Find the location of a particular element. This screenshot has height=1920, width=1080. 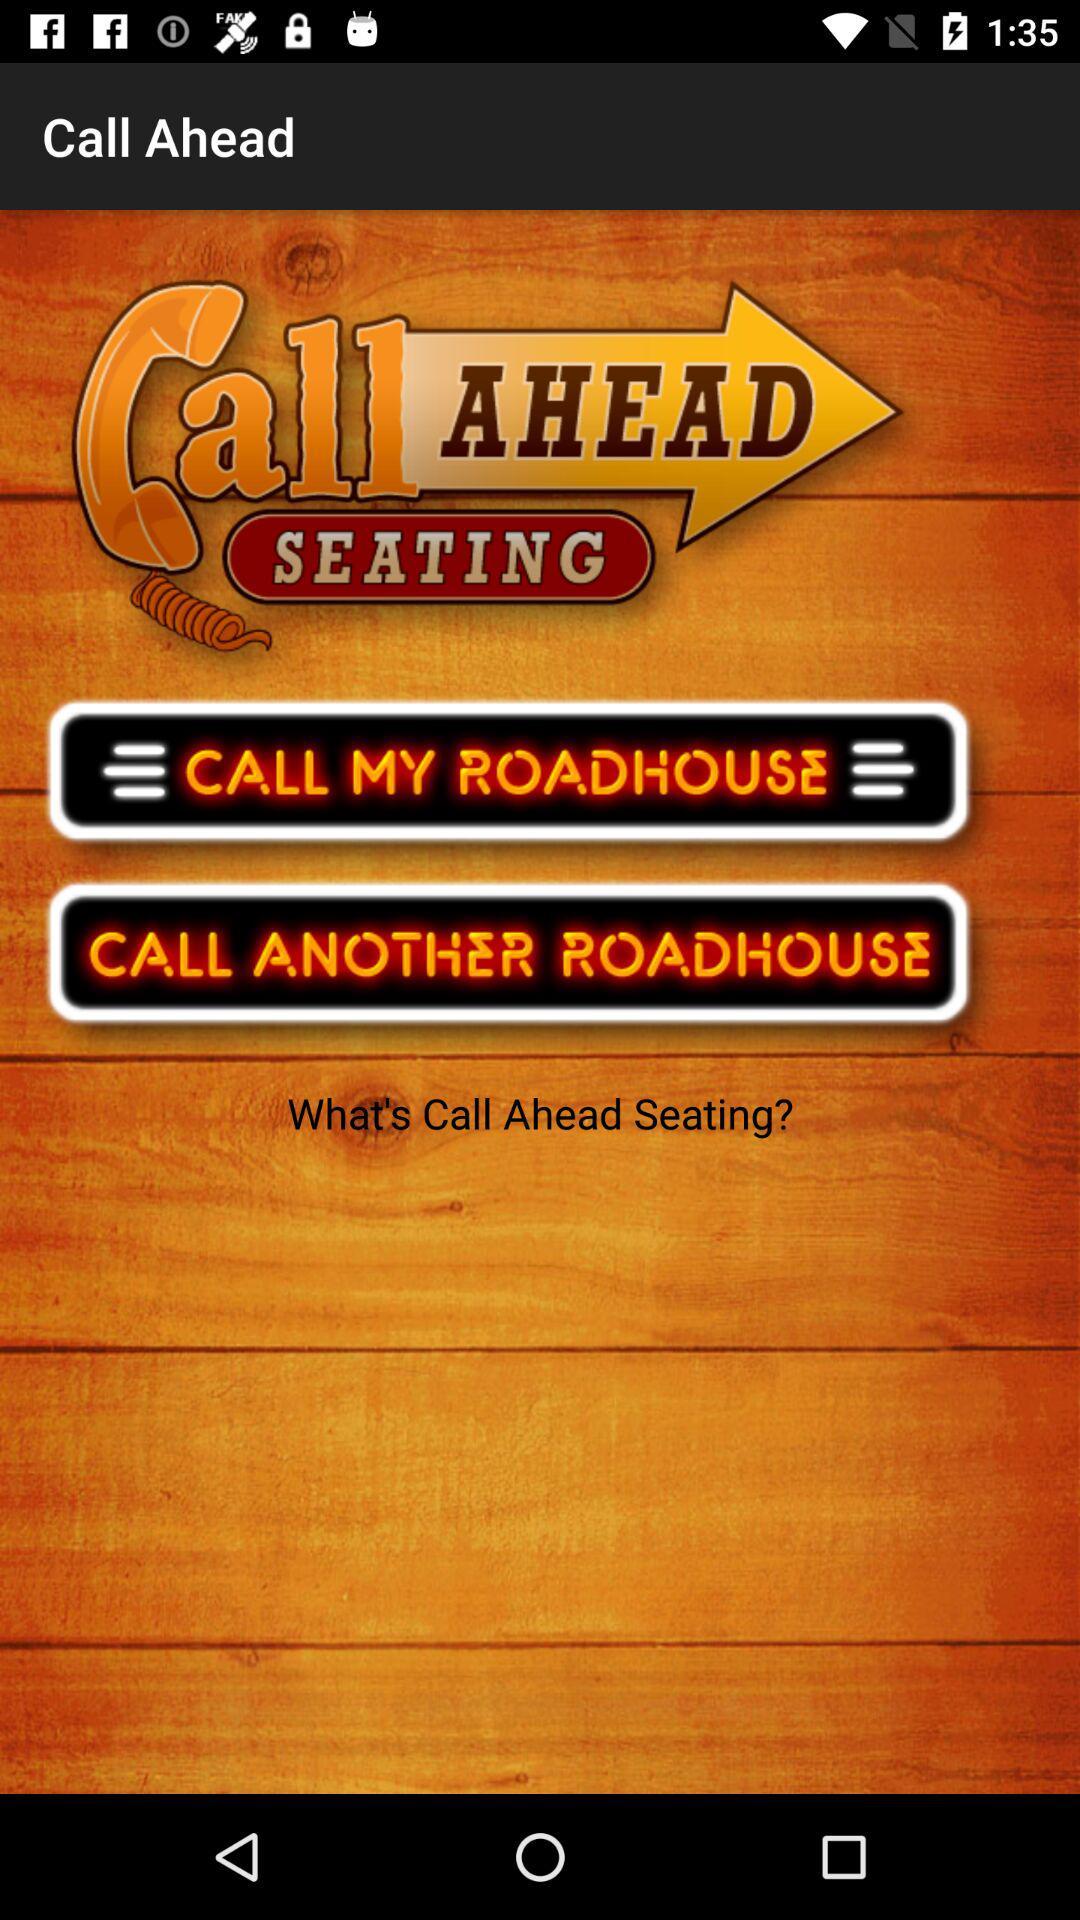

search bar is located at coordinates (521, 965).